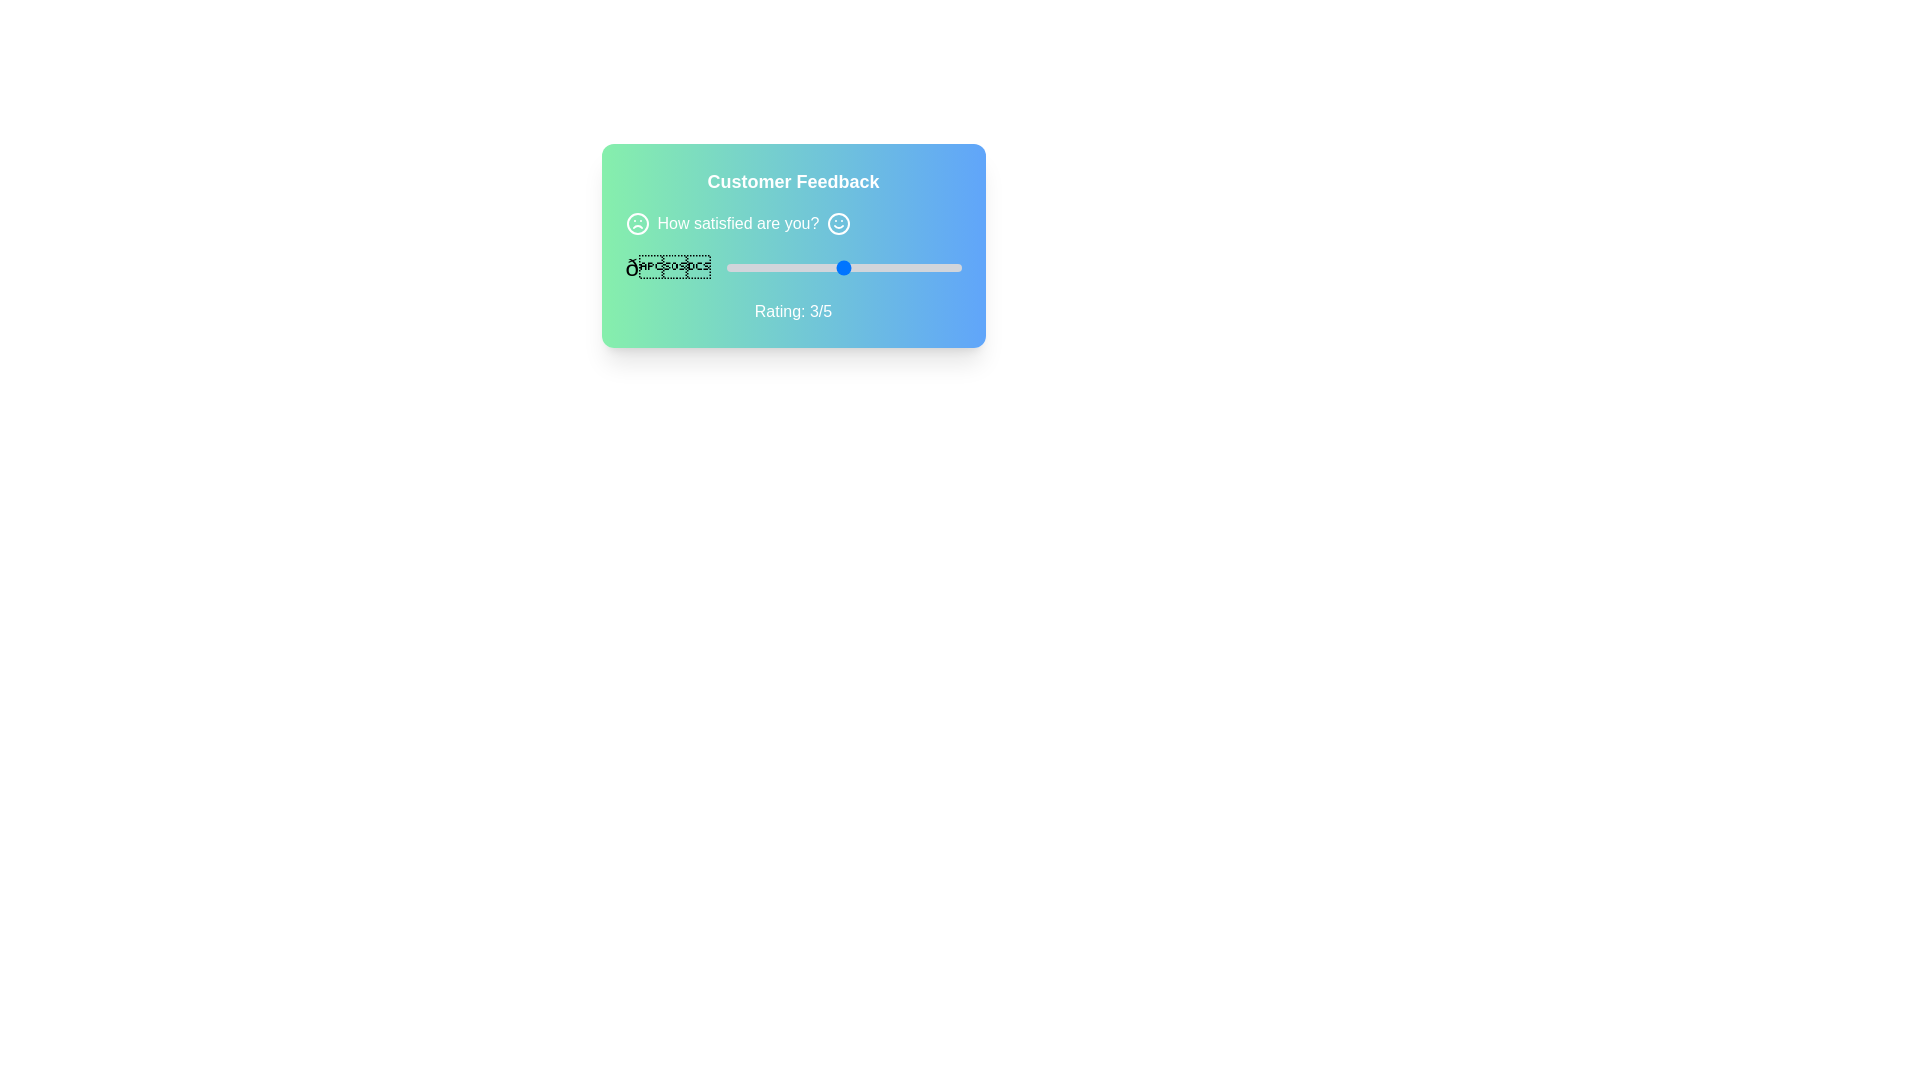 This screenshot has height=1080, width=1920. I want to click on the slider value, so click(901, 266).